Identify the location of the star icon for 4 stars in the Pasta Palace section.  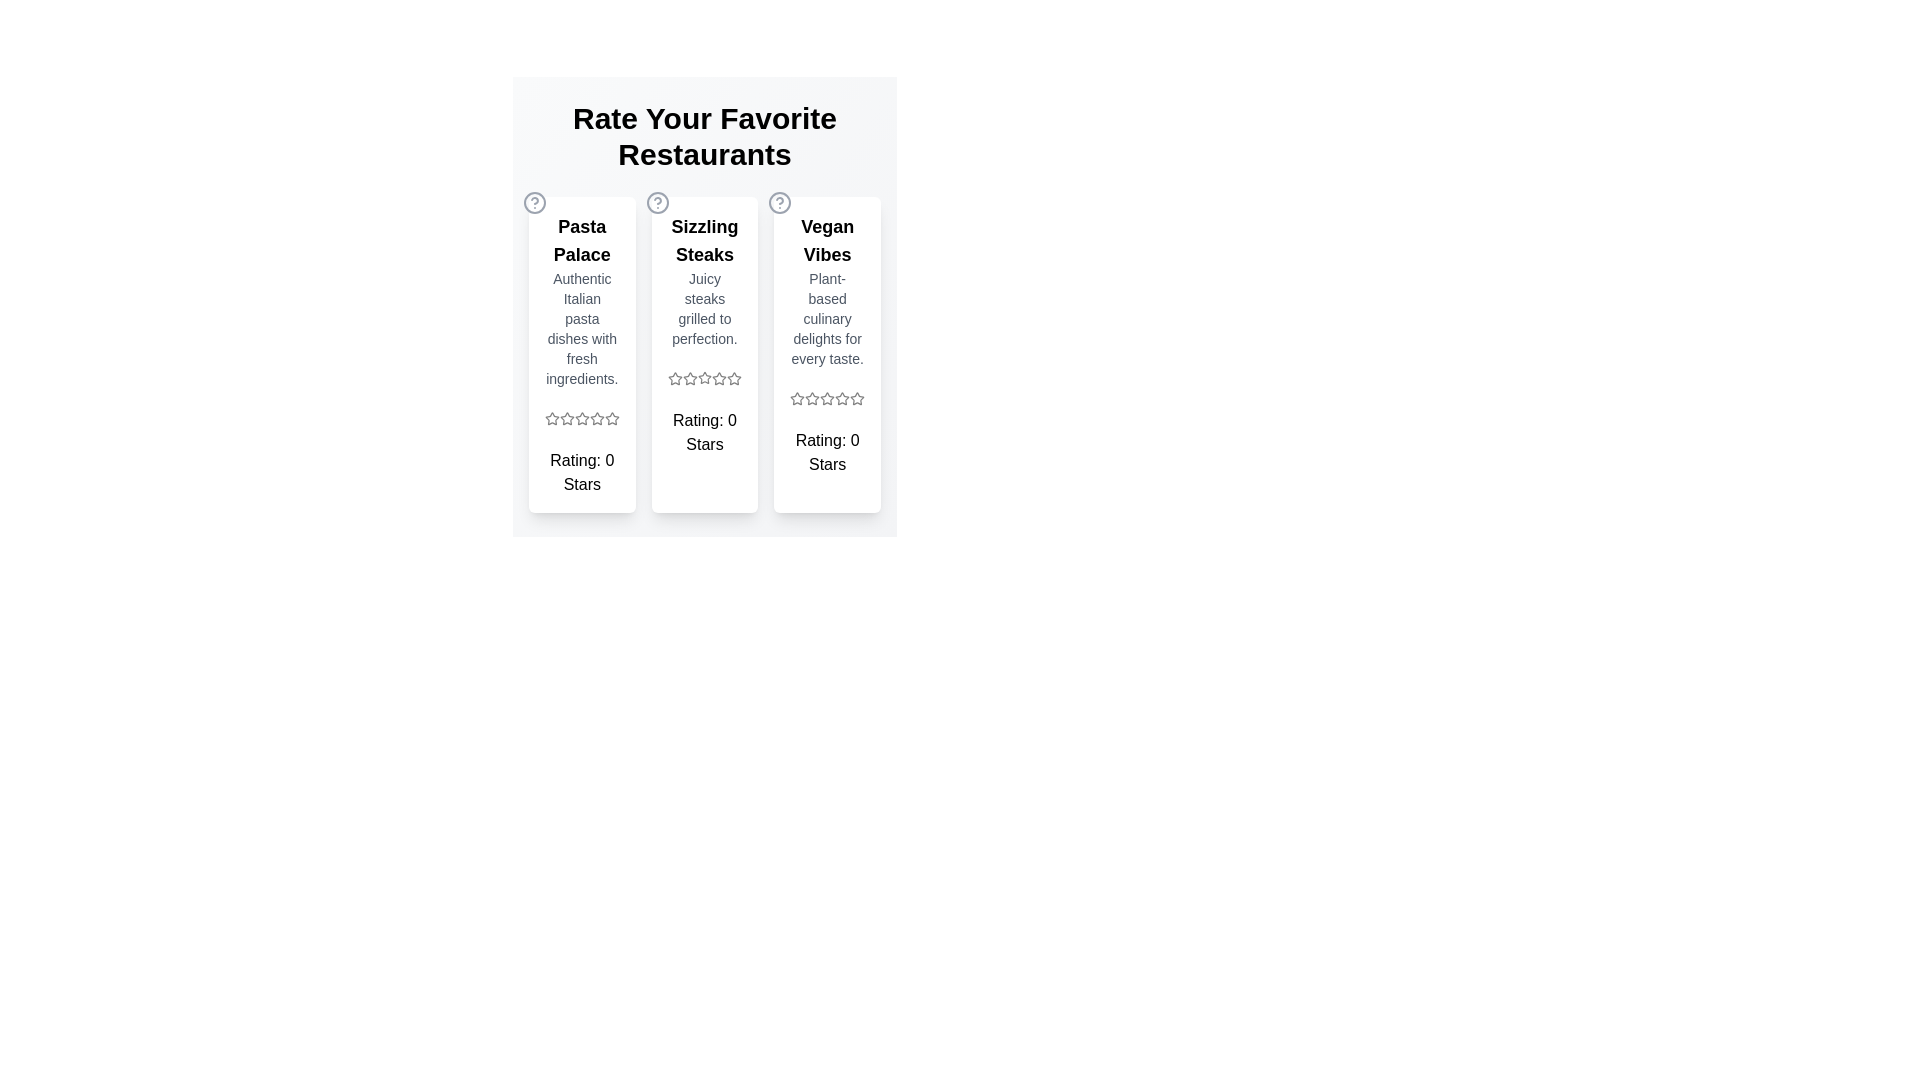
(595, 418).